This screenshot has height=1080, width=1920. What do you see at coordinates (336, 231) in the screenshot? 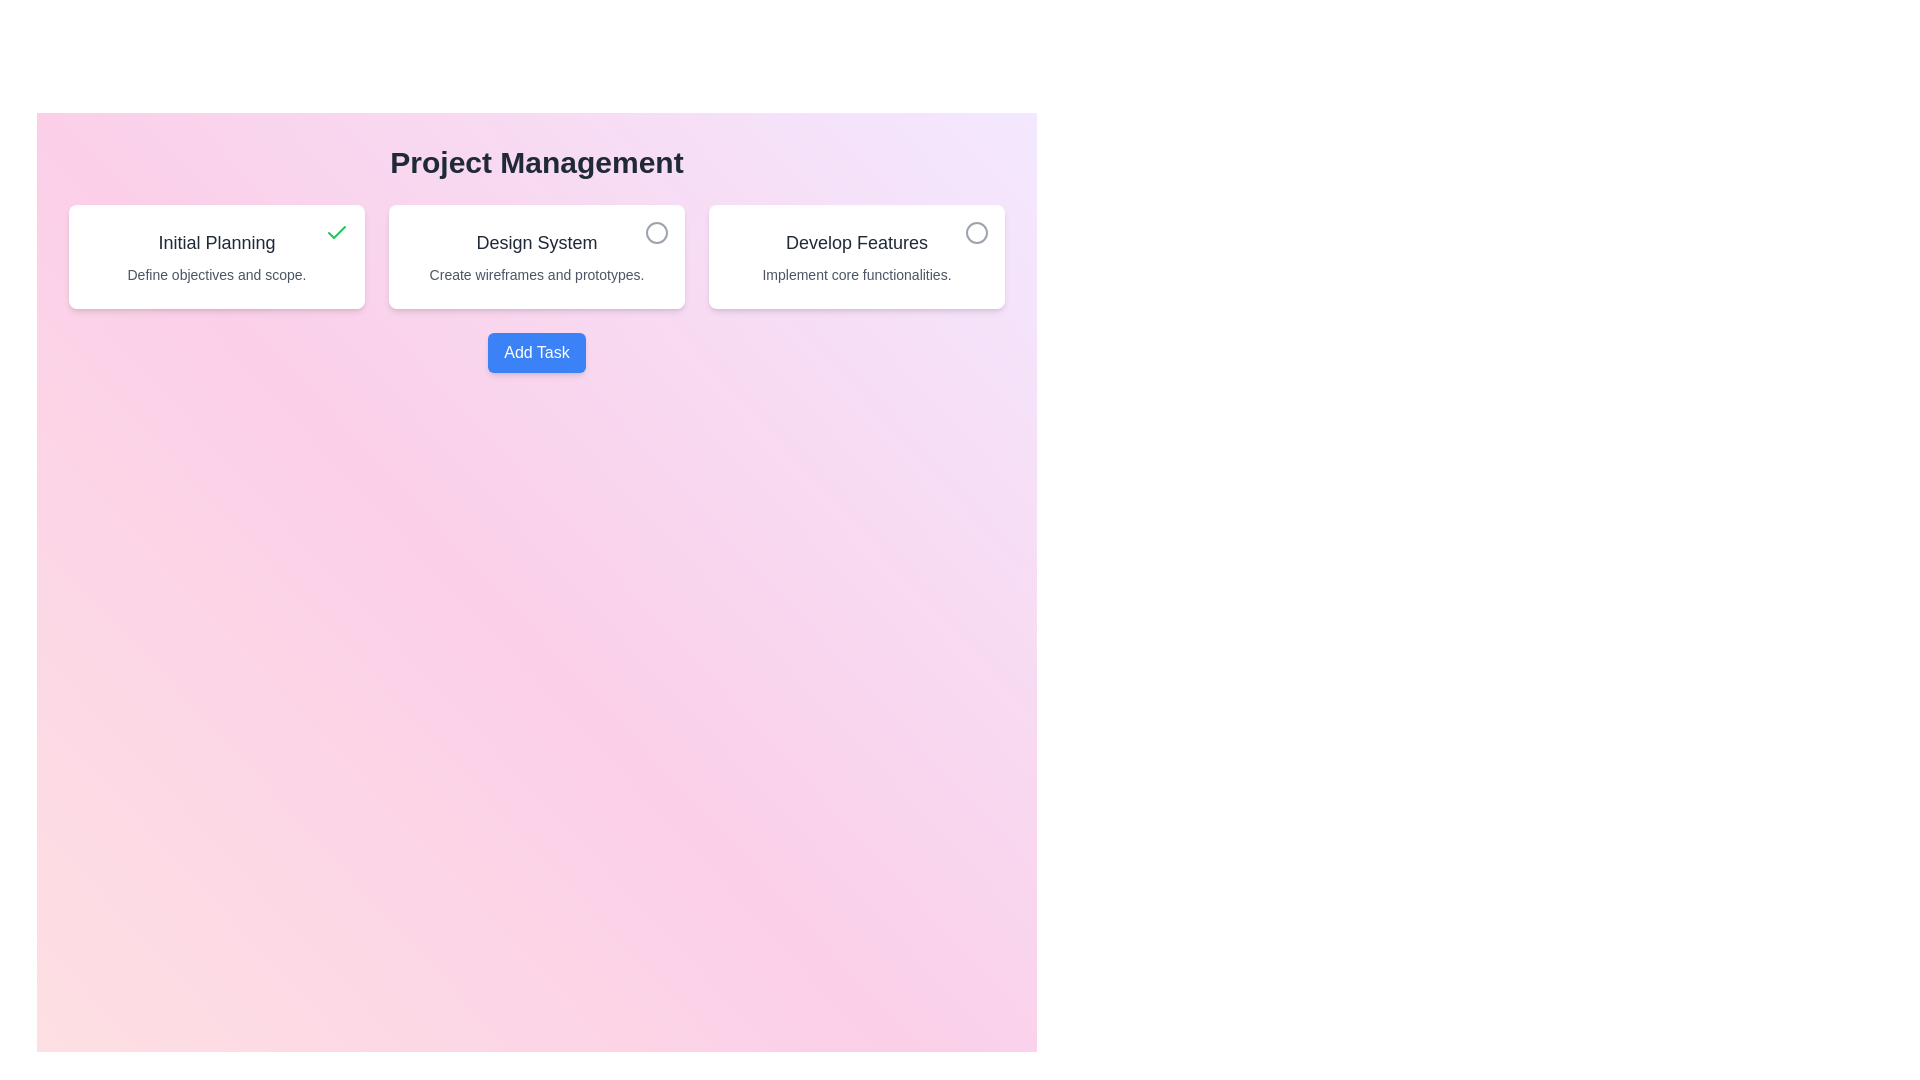
I see `the task identified by its title Initial Planning` at bounding box center [336, 231].